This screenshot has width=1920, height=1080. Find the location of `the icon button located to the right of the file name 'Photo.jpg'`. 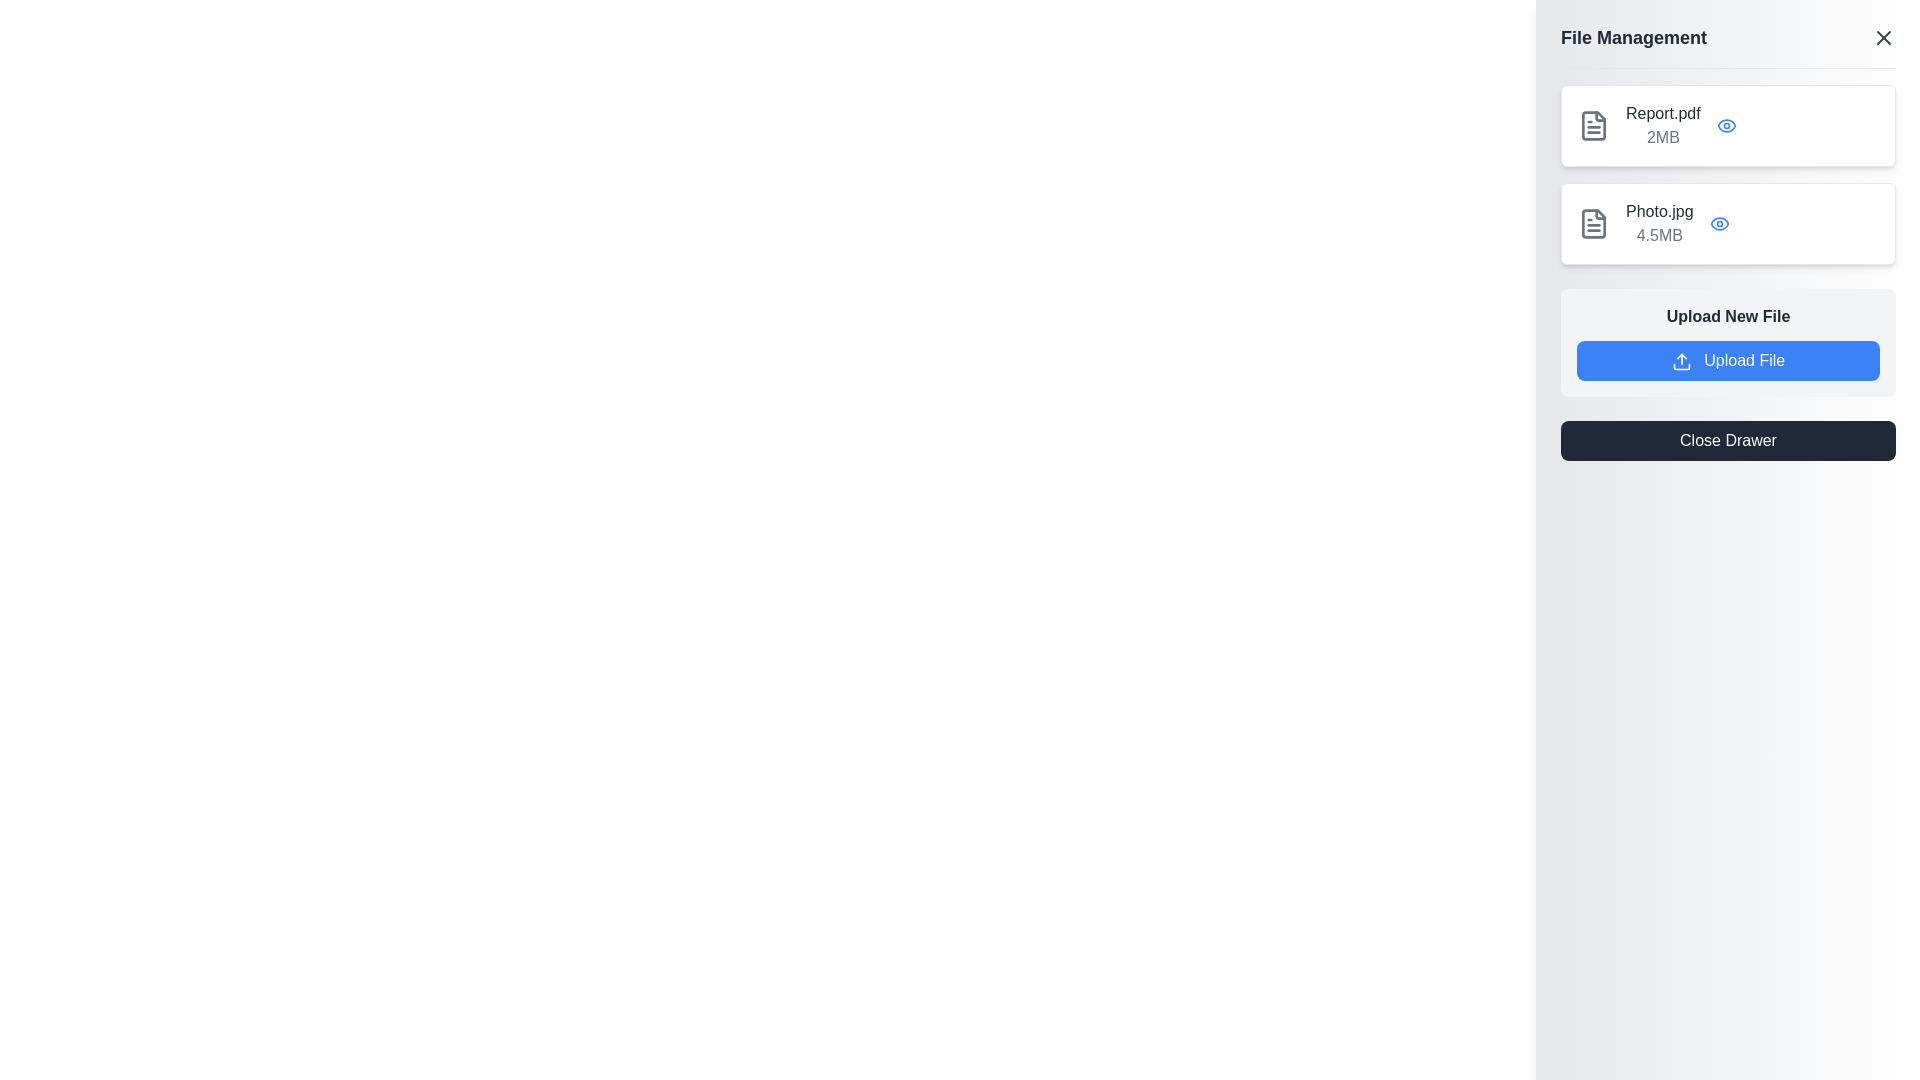

the icon button located to the right of the file name 'Photo.jpg' is located at coordinates (1718, 223).